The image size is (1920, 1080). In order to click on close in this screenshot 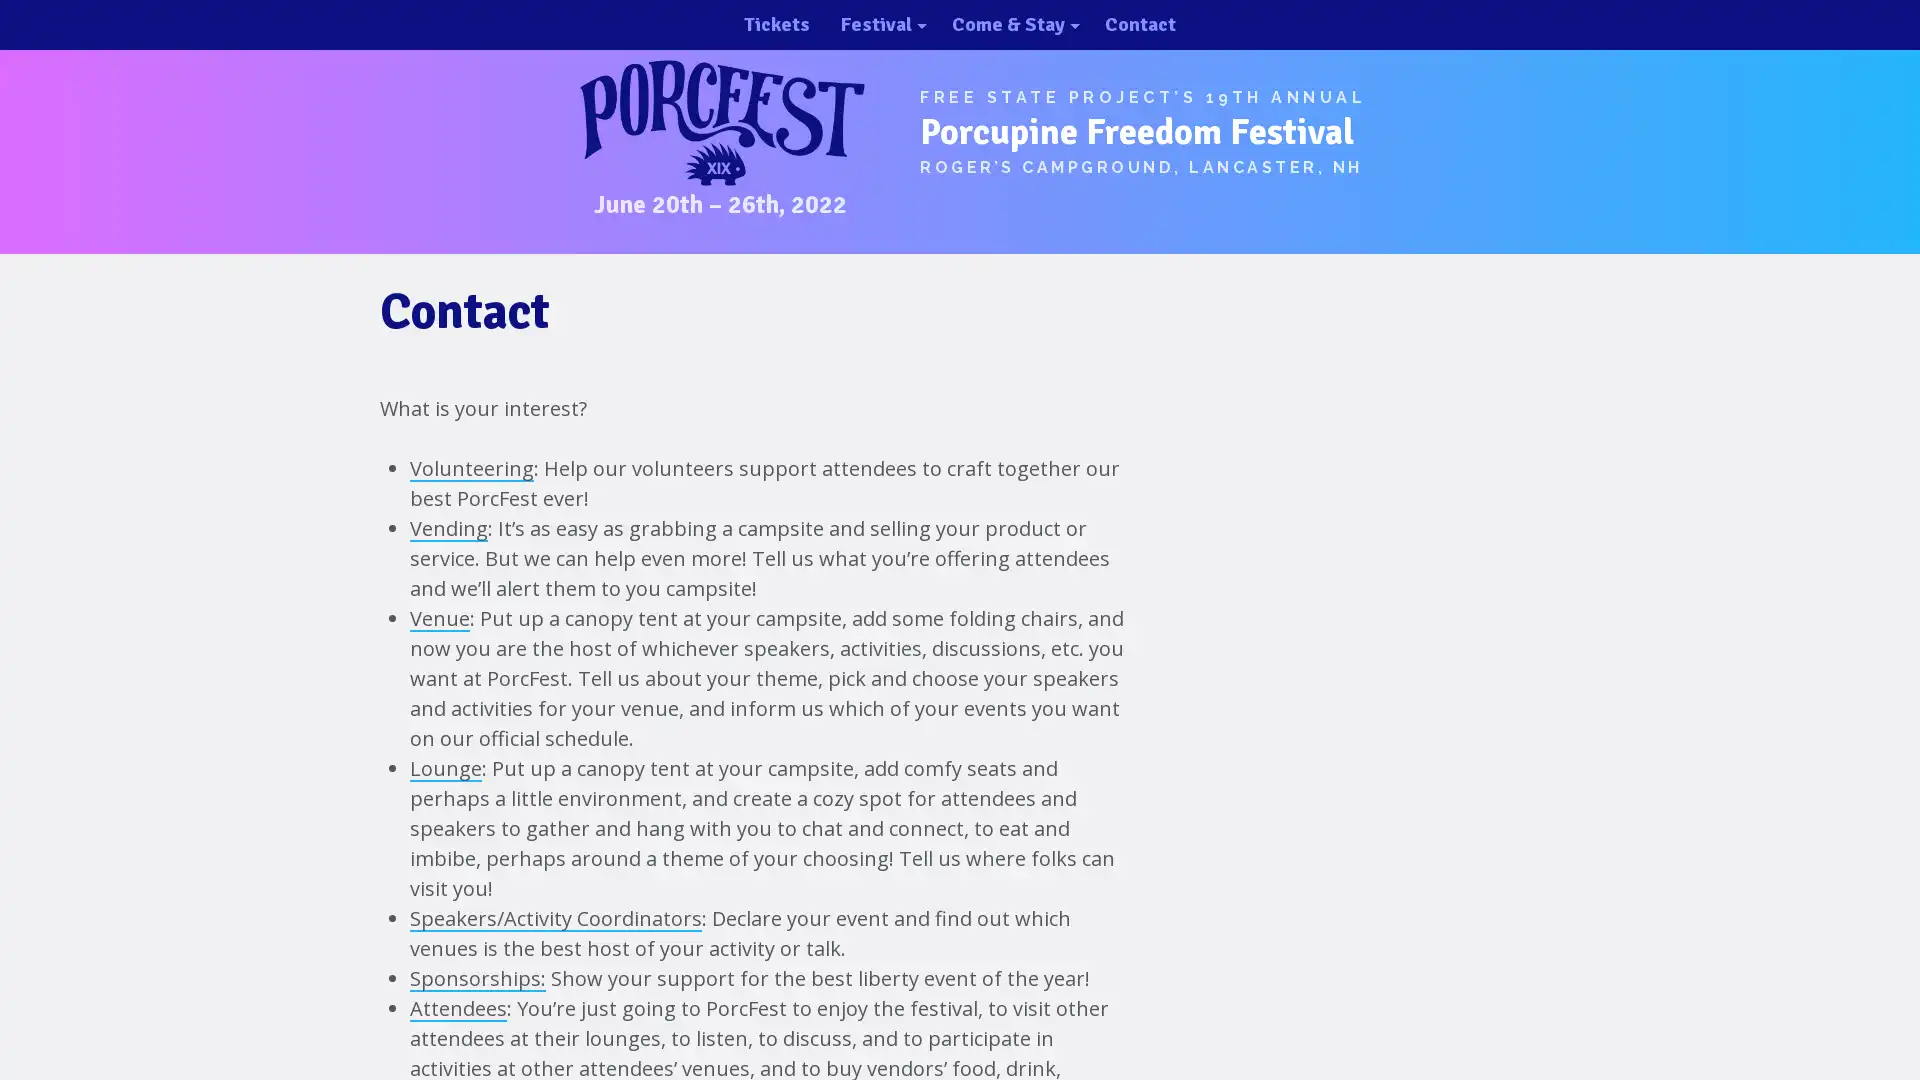, I will do `click(1856, 80)`.